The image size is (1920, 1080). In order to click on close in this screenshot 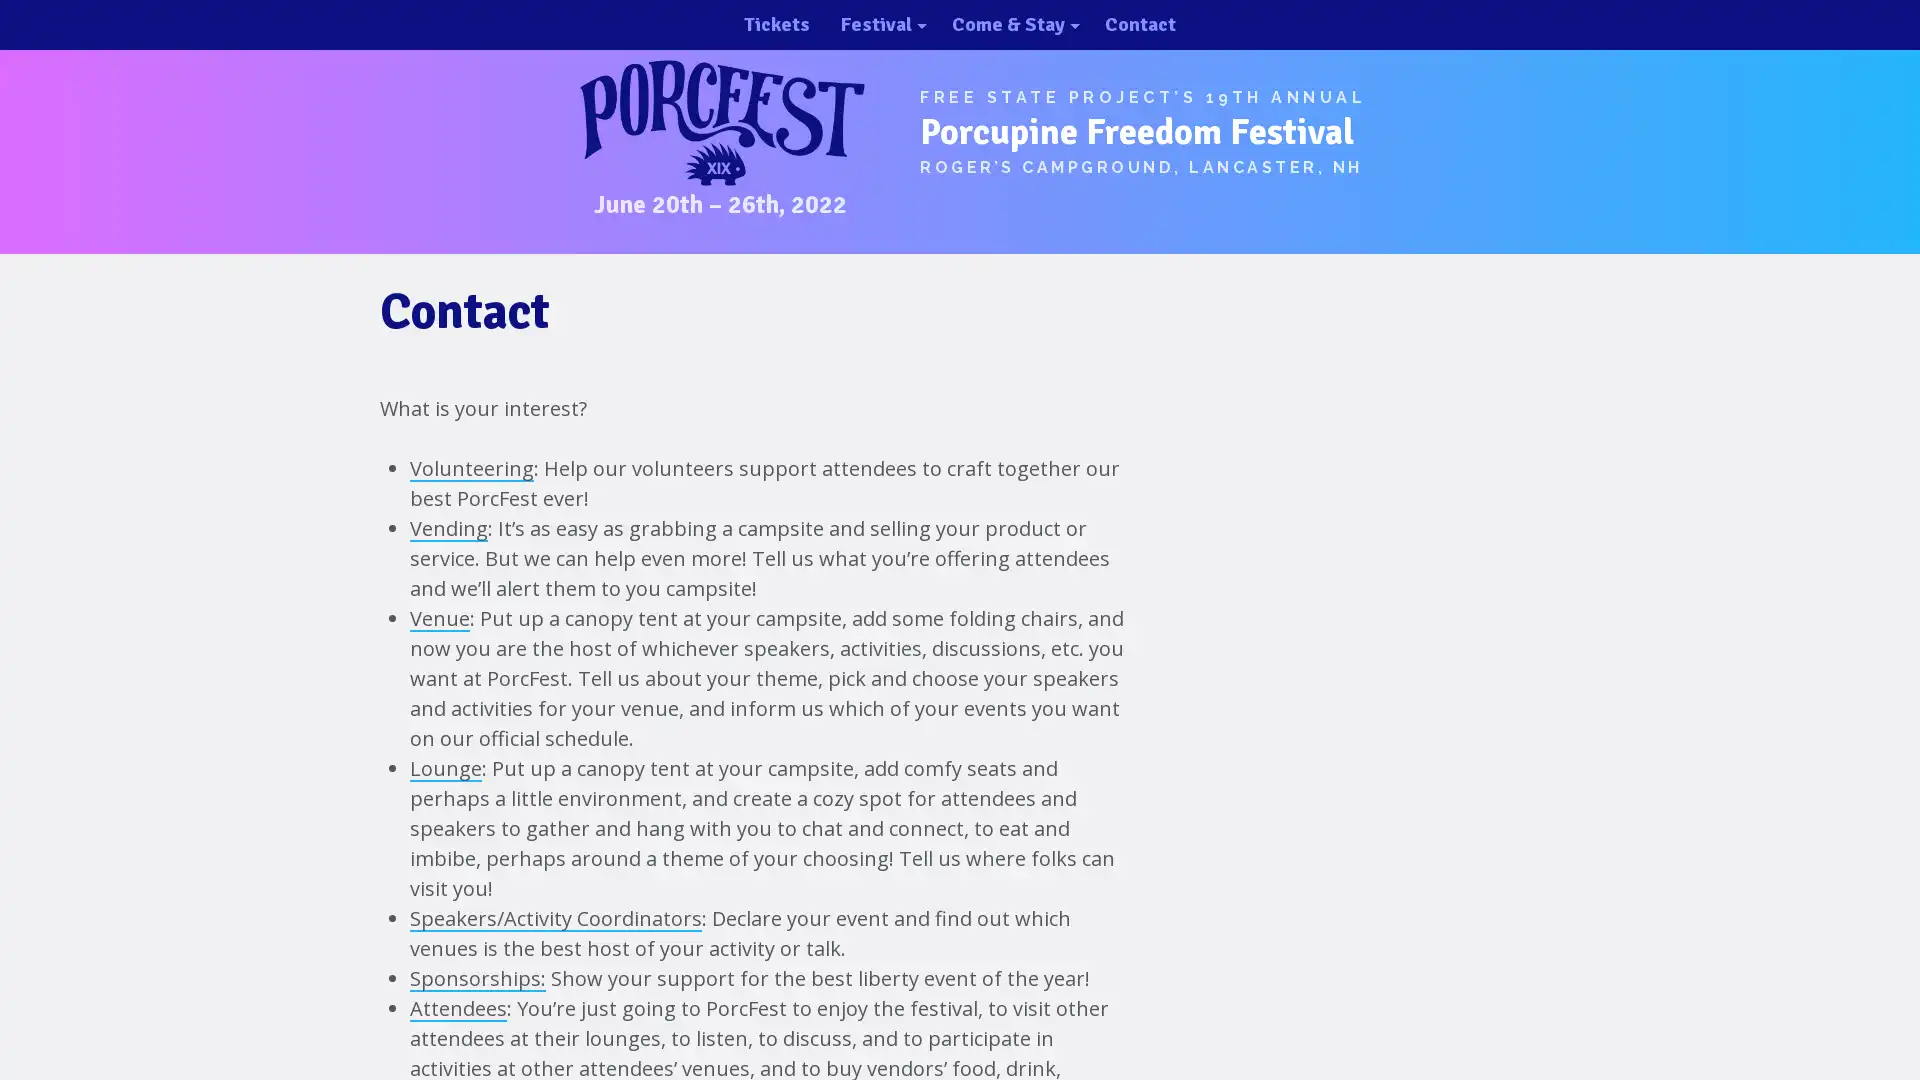, I will do `click(1856, 80)`.